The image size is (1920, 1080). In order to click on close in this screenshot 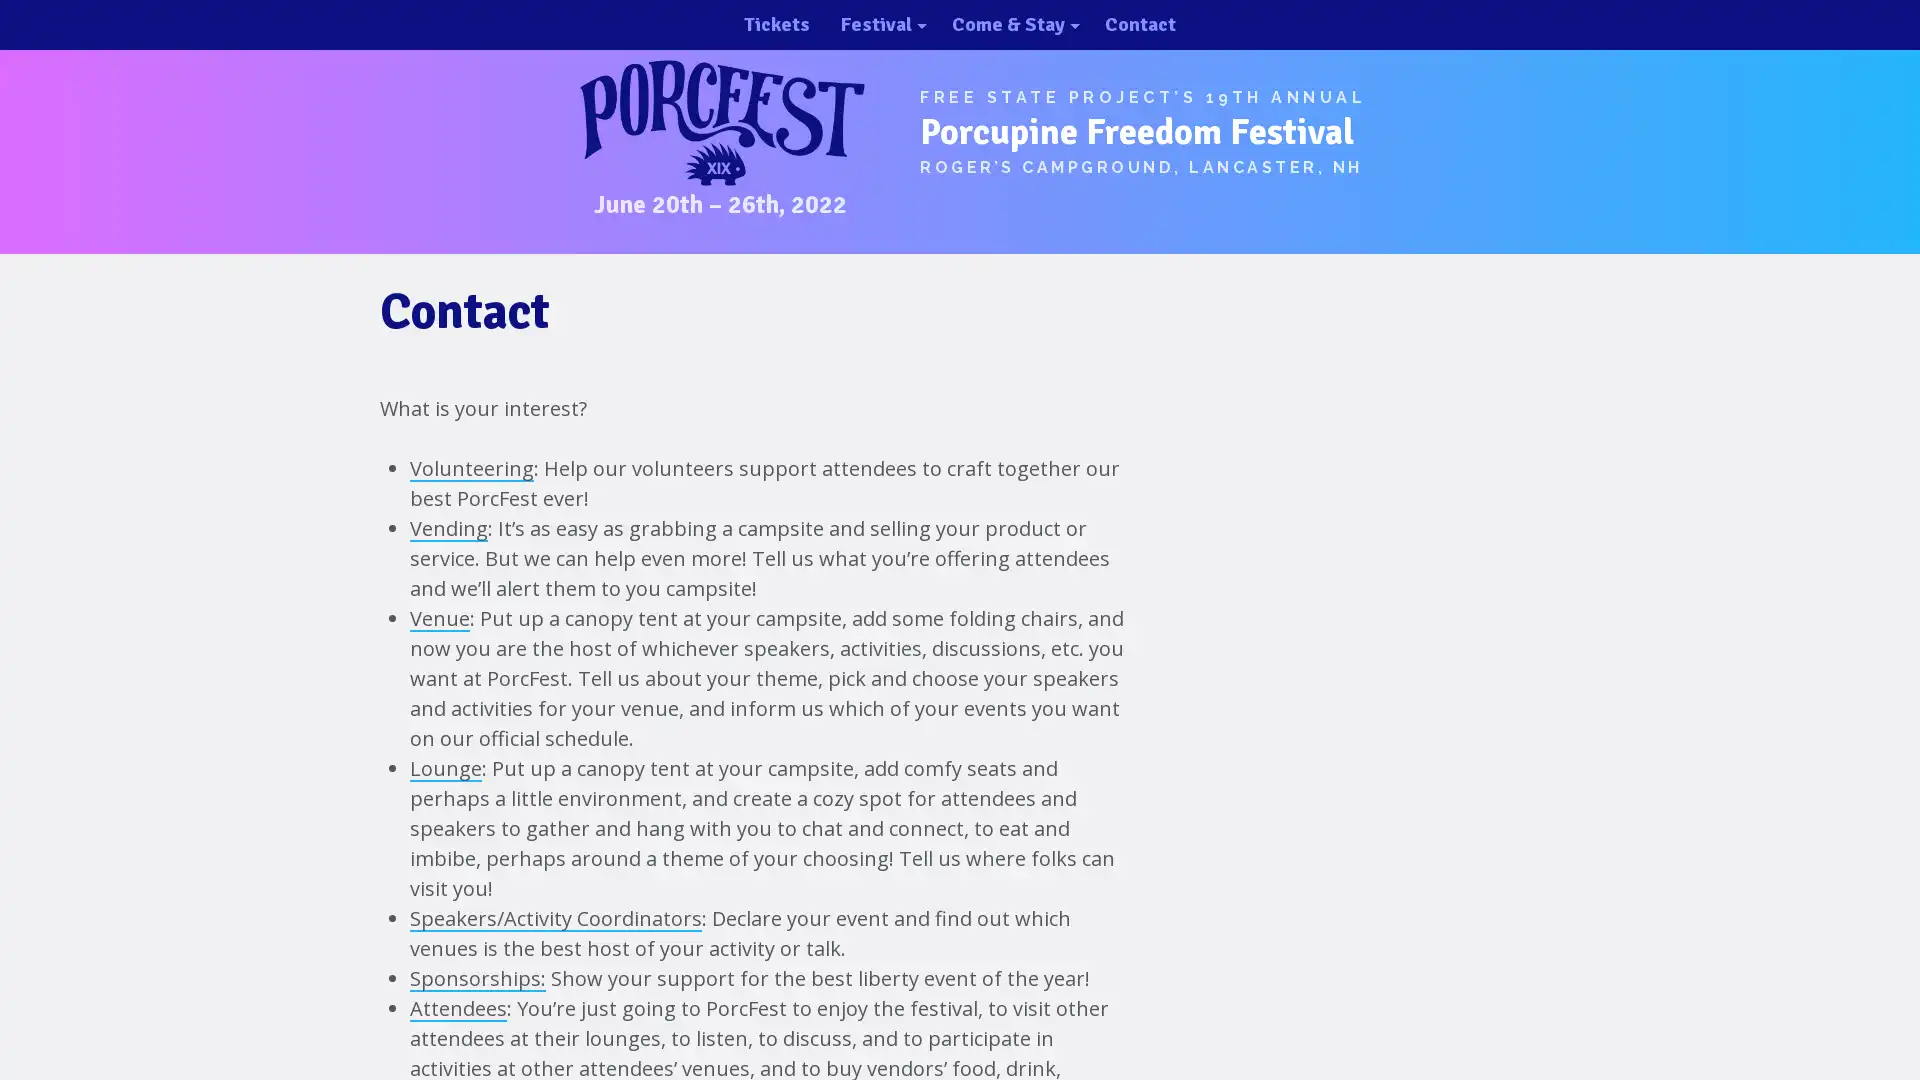, I will do `click(1856, 80)`.